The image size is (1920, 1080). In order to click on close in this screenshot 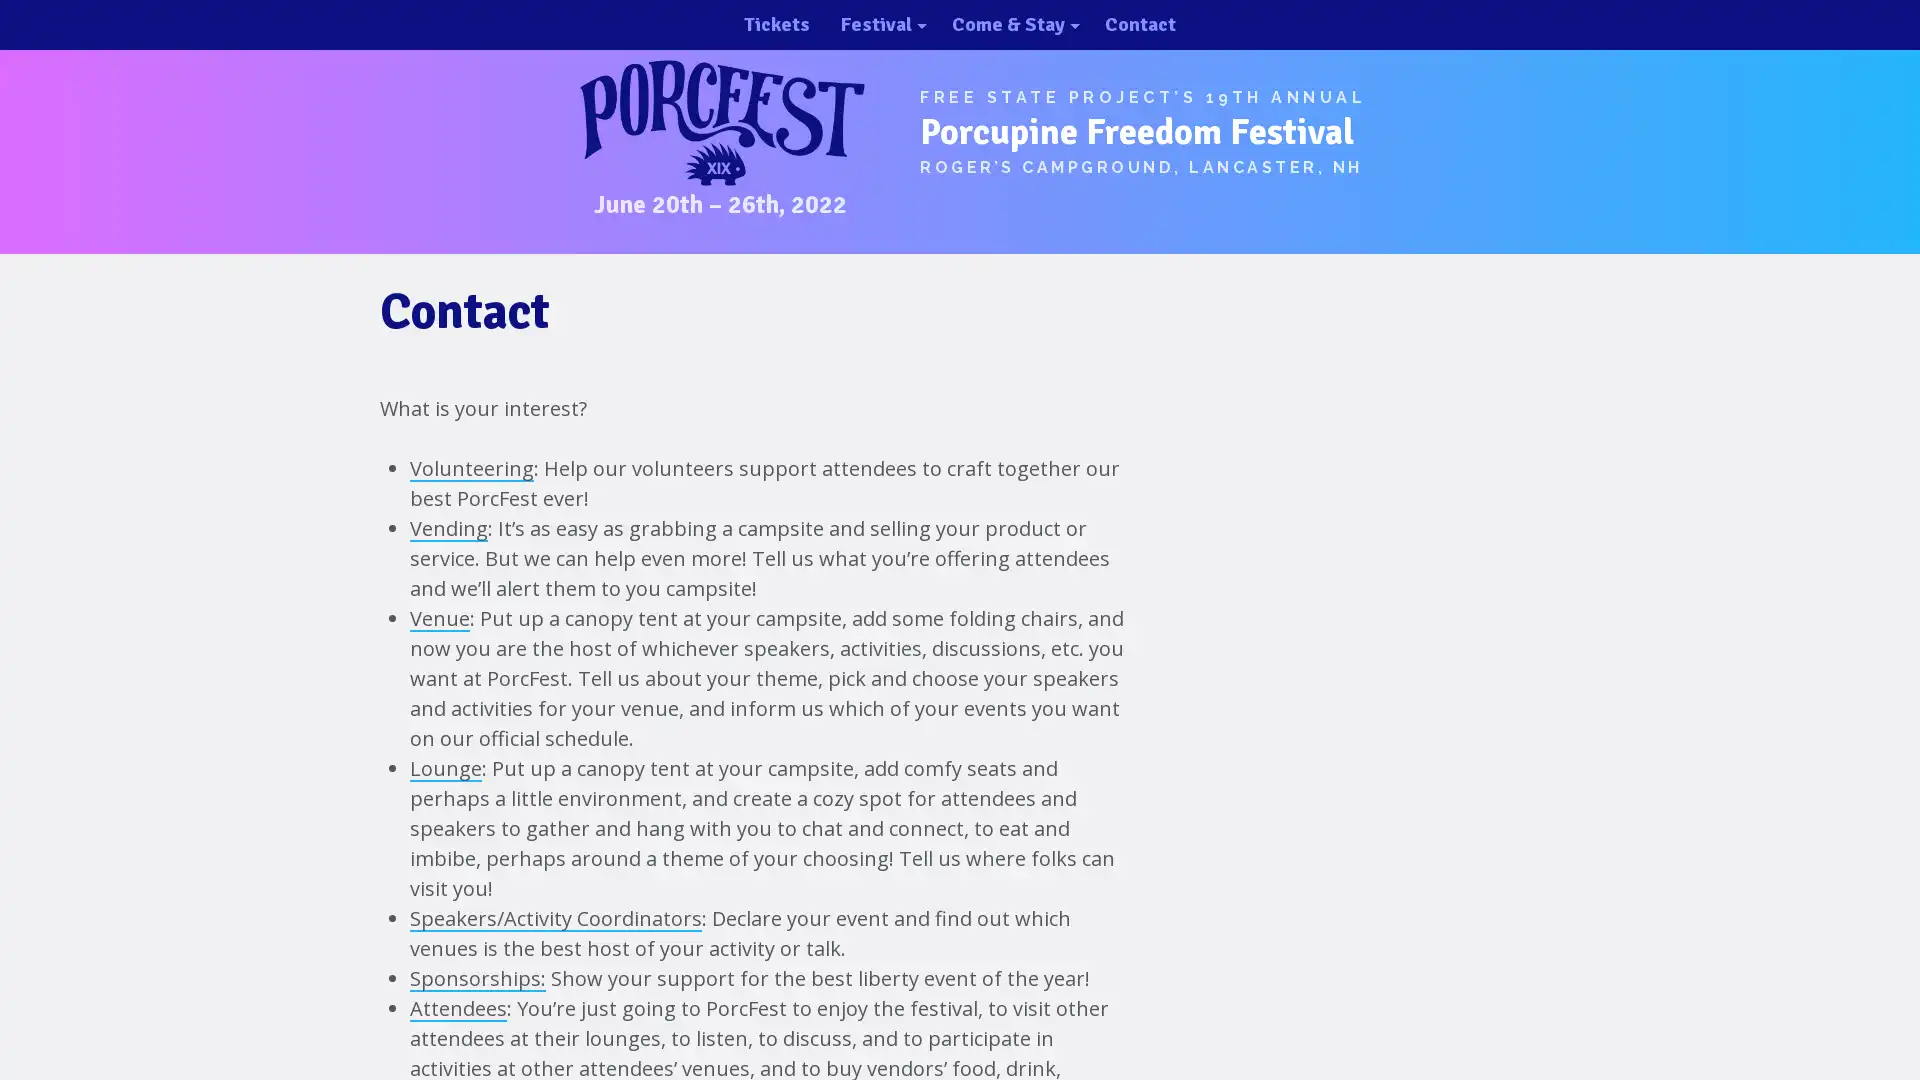, I will do `click(1856, 80)`.